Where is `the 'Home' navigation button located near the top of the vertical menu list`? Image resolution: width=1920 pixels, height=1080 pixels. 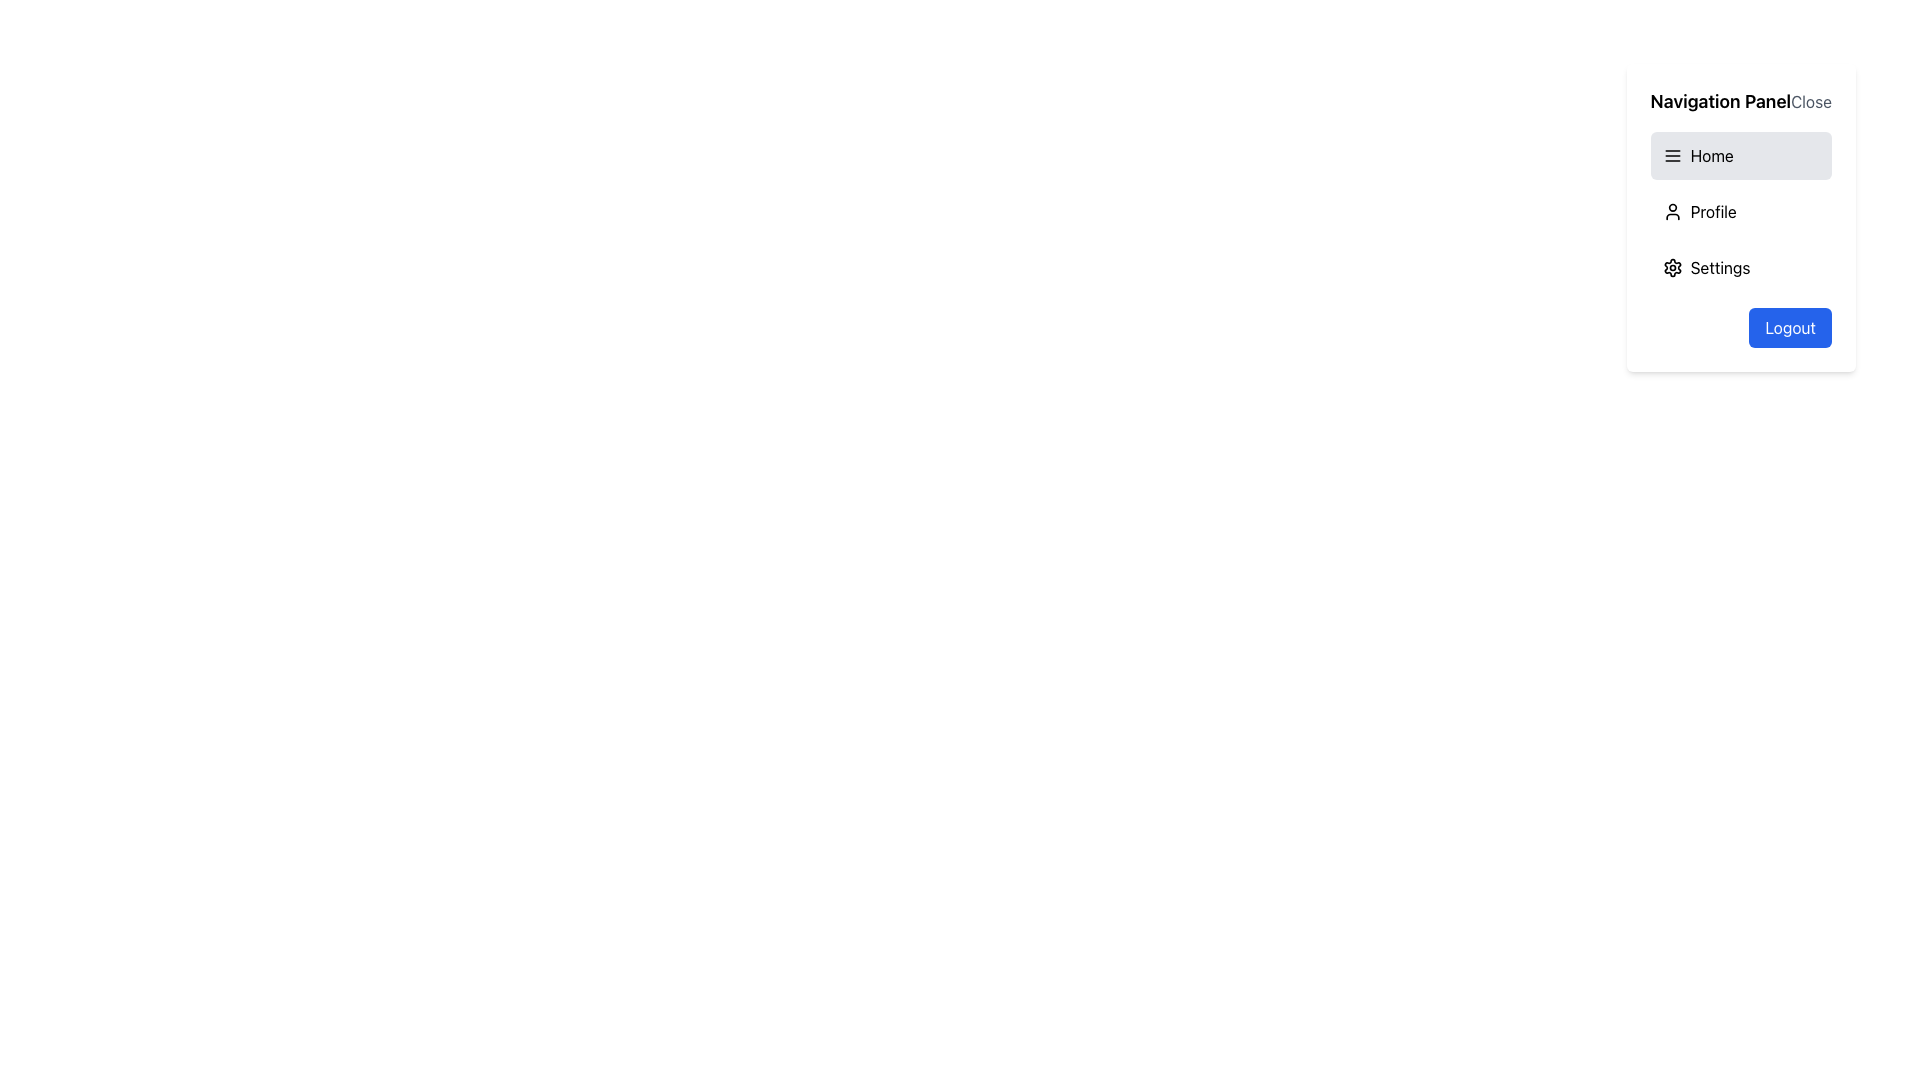 the 'Home' navigation button located near the top of the vertical menu list is located at coordinates (1711, 154).